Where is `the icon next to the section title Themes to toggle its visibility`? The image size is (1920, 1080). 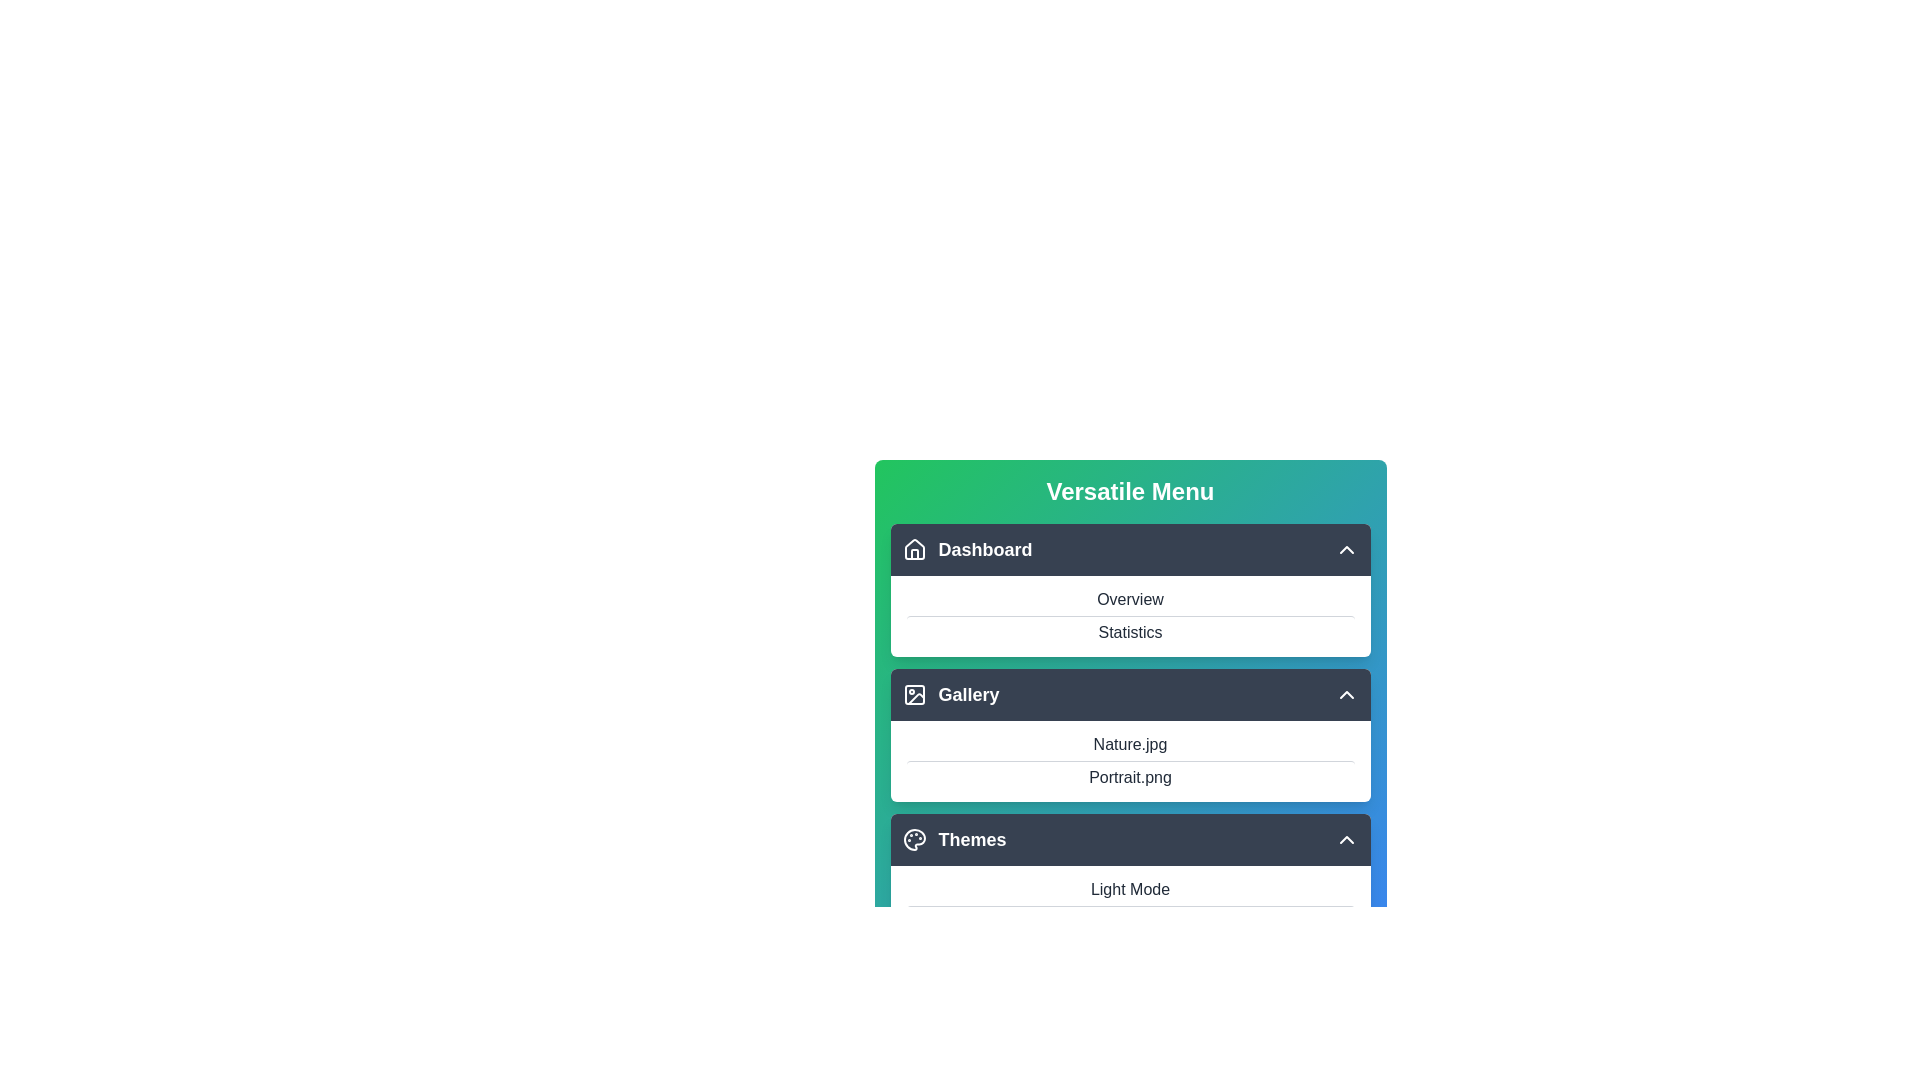
the icon next to the section title Themes to toggle its visibility is located at coordinates (913, 840).